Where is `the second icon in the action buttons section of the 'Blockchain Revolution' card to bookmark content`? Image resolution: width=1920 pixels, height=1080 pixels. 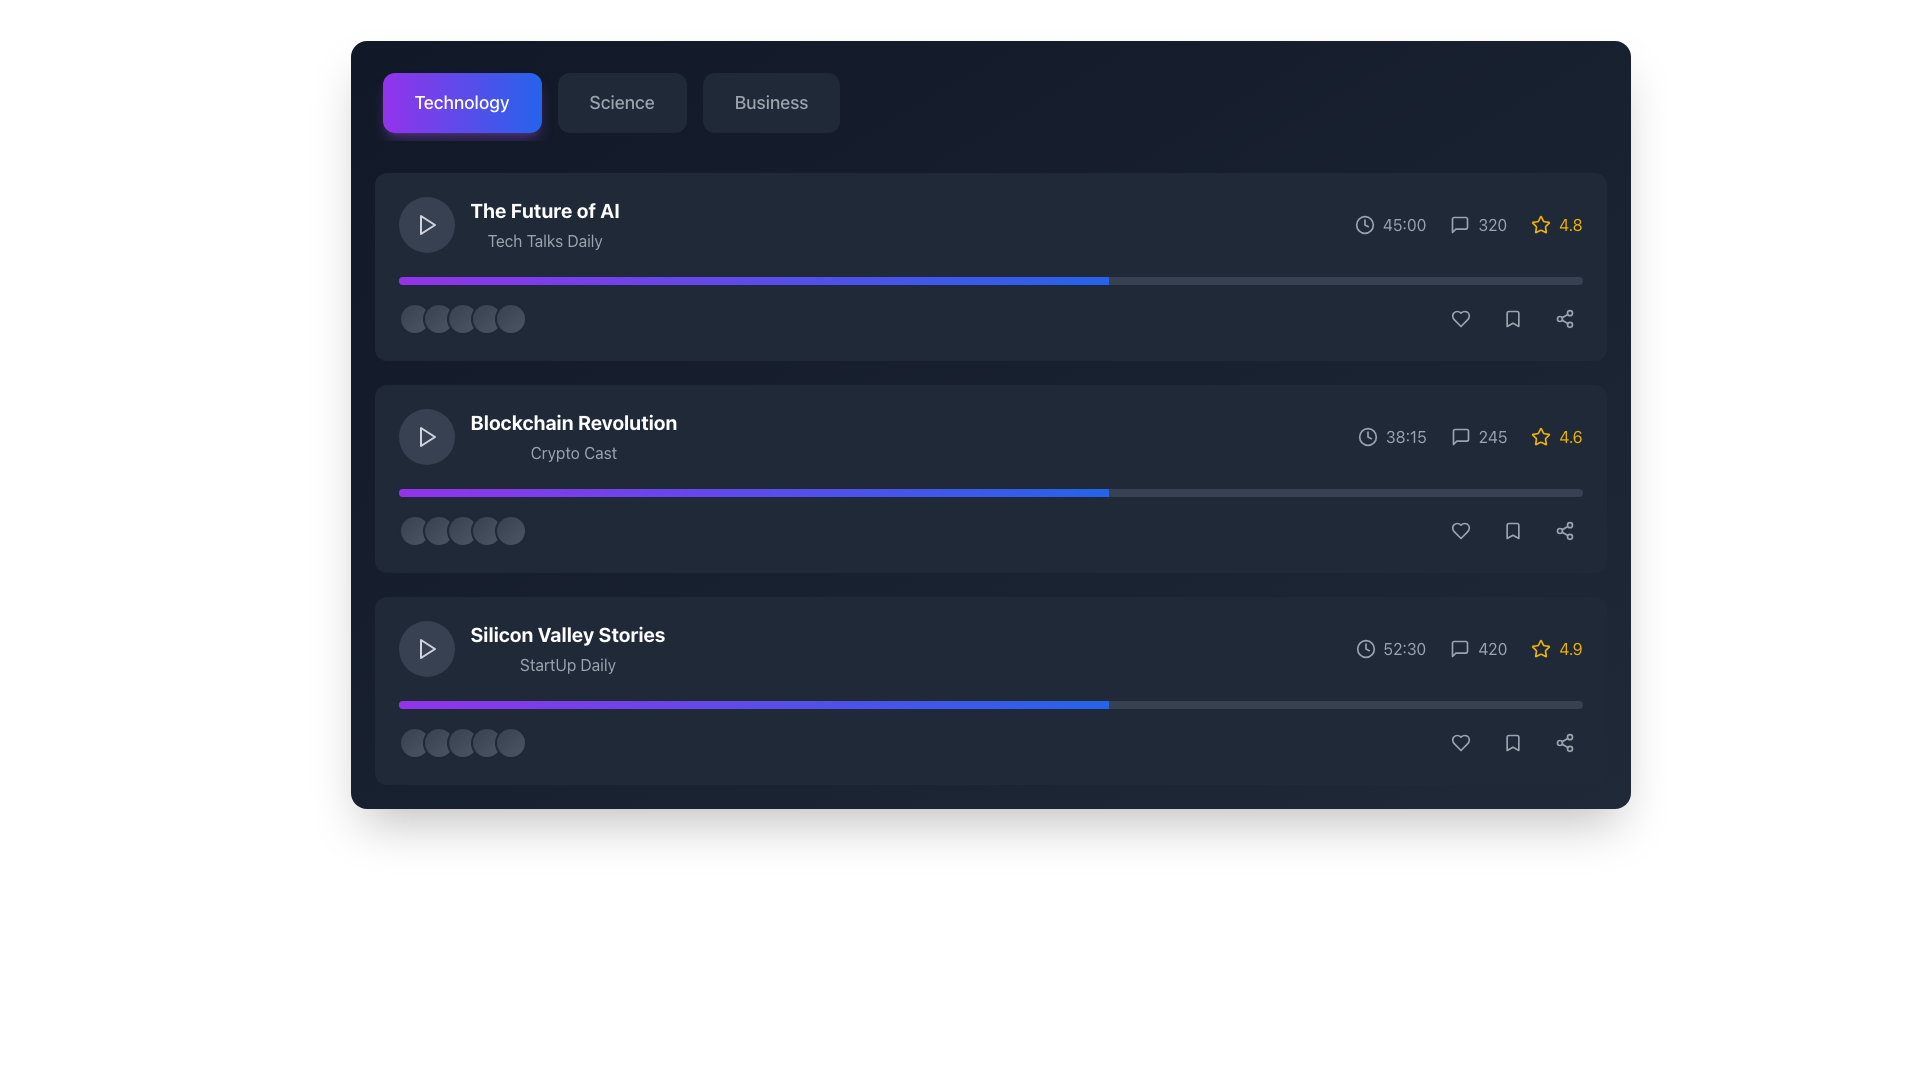
the second icon in the action buttons section of the 'Blockchain Revolution' card to bookmark content is located at coordinates (1512, 530).